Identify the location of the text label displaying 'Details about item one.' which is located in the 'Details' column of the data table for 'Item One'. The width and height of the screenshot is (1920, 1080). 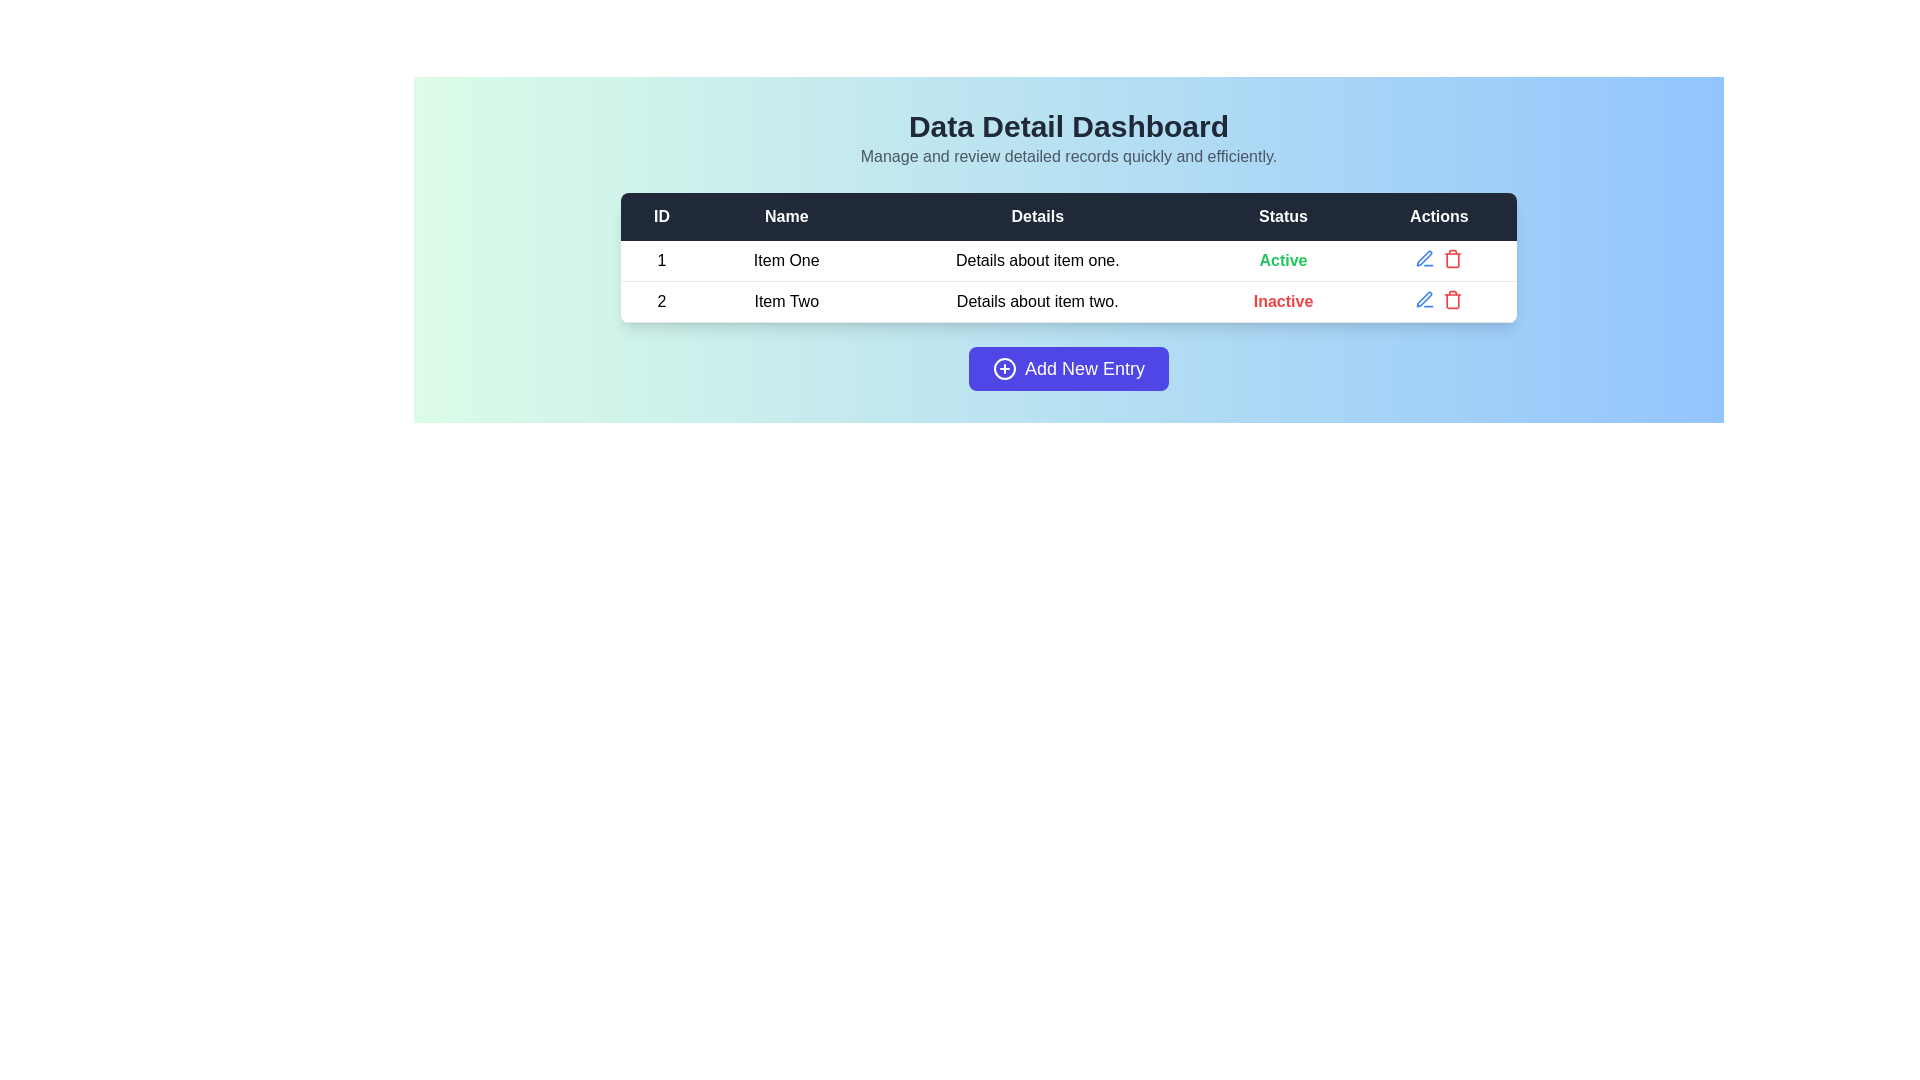
(1037, 260).